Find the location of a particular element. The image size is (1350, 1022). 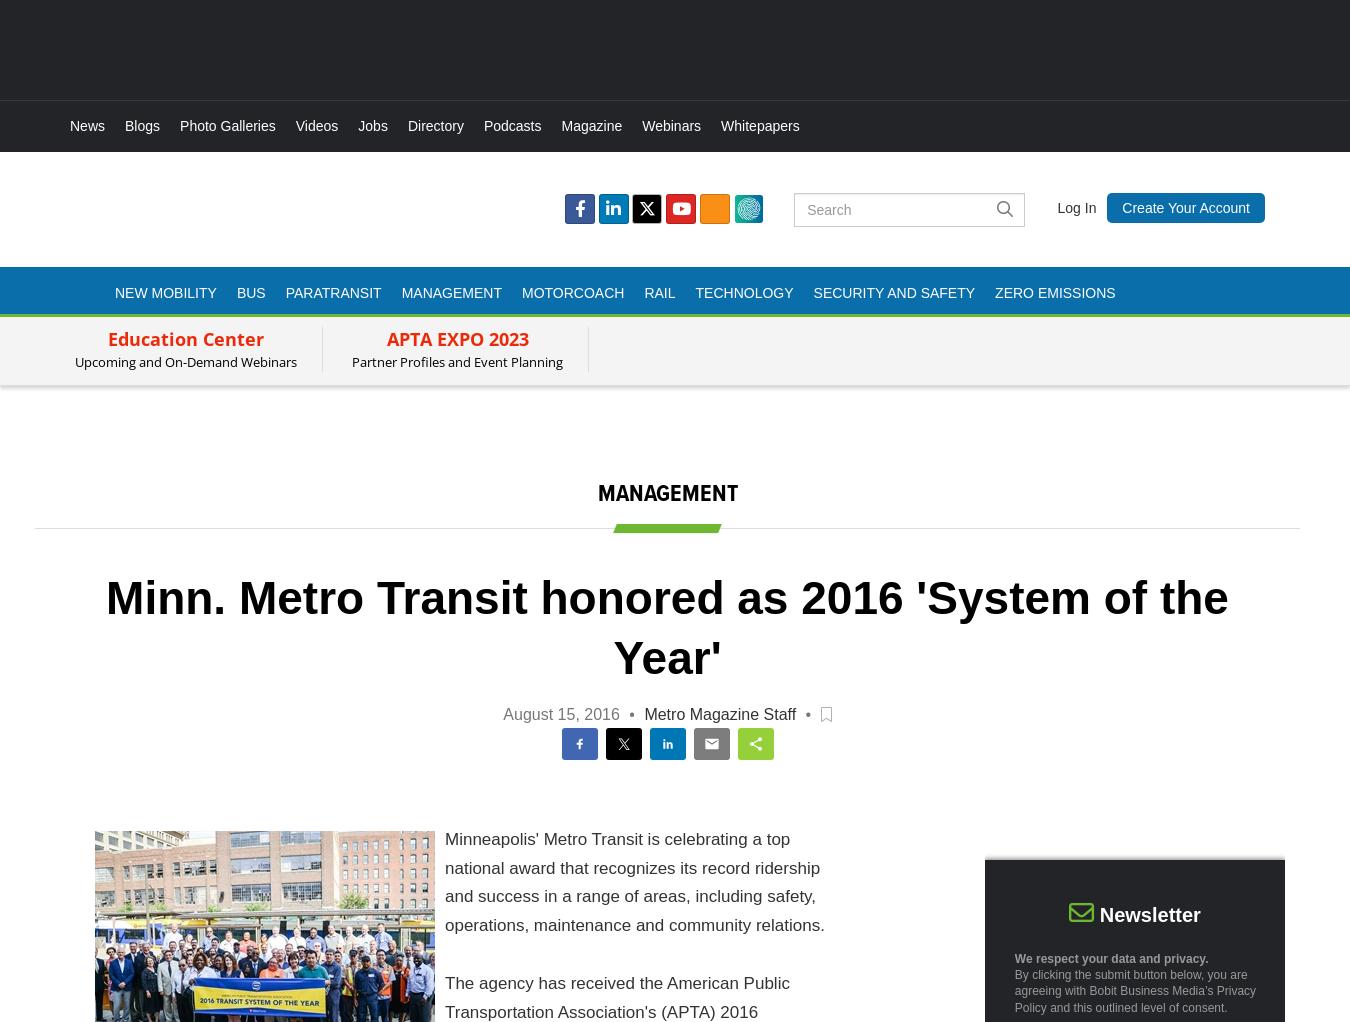

'Security and Safety' is located at coordinates (893, 291).